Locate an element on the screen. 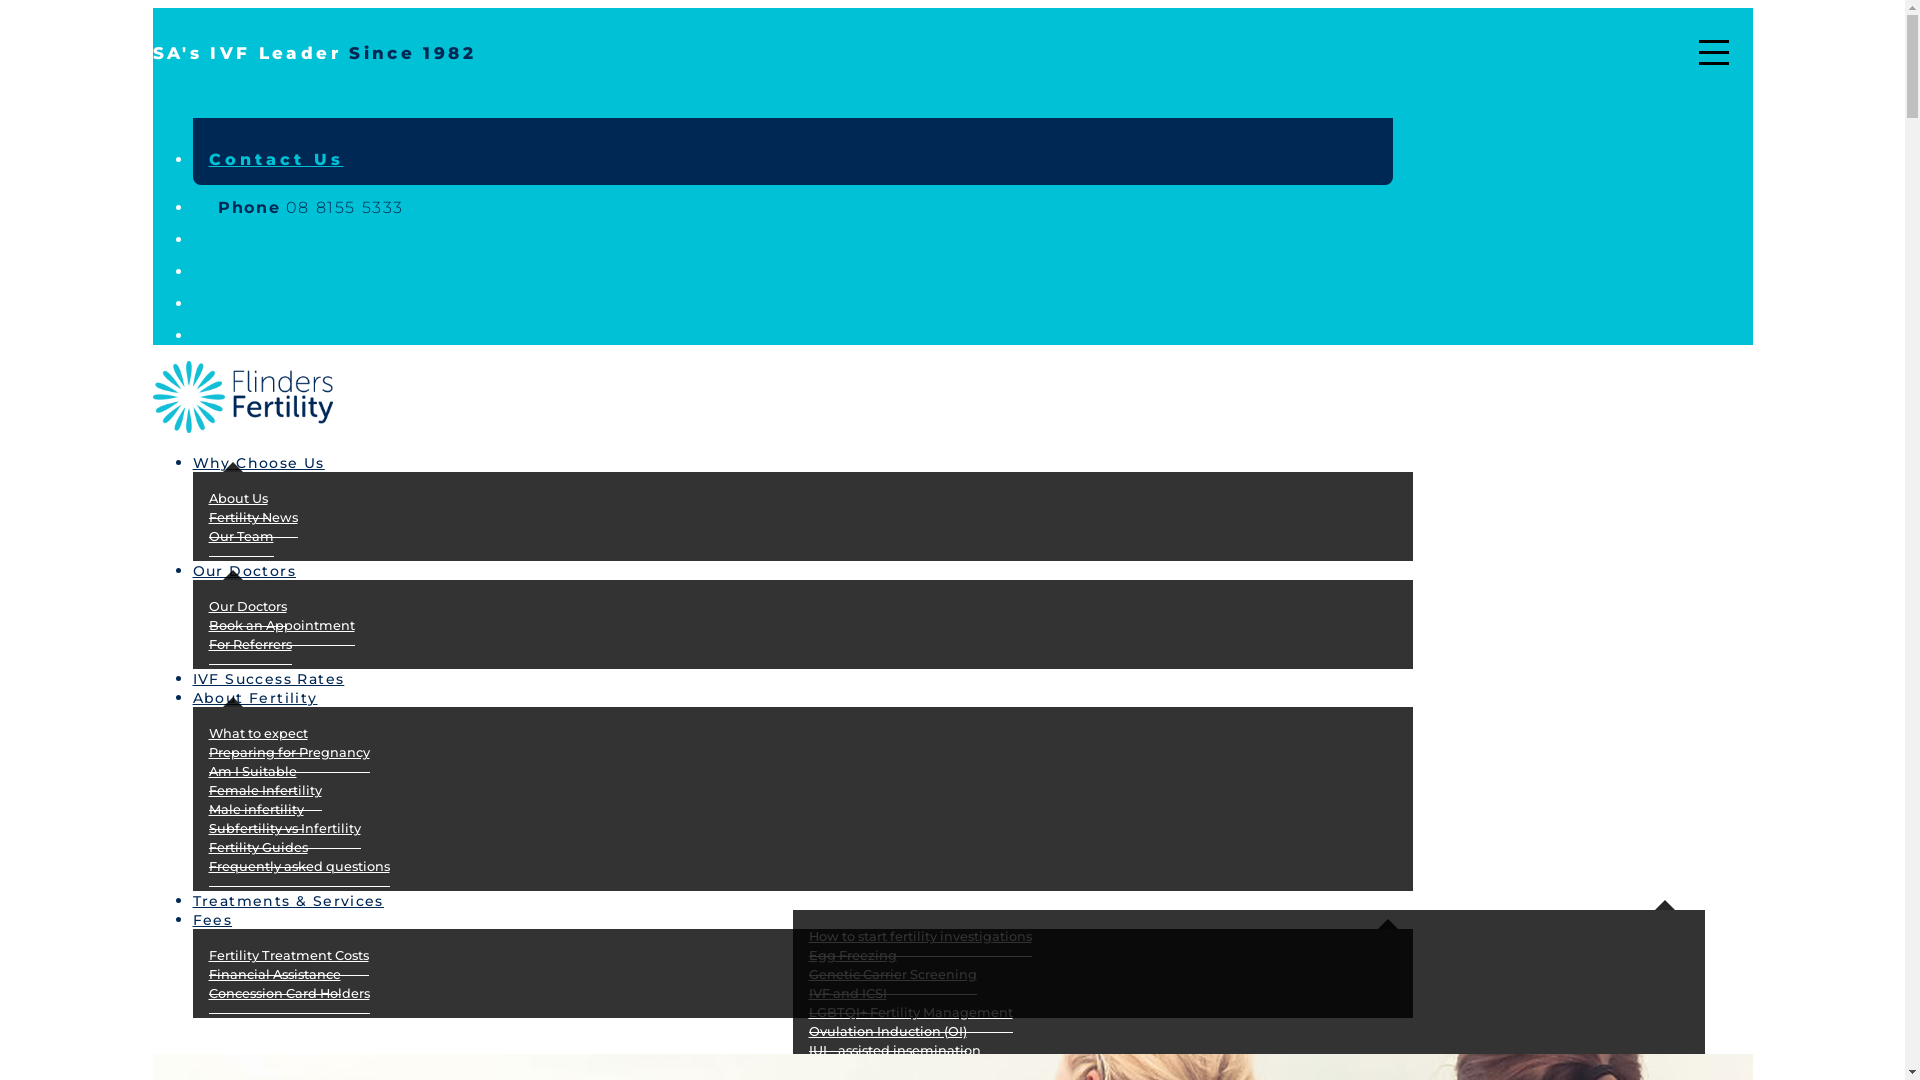  'Book an Appointment' is located at coordinates (207, 624).